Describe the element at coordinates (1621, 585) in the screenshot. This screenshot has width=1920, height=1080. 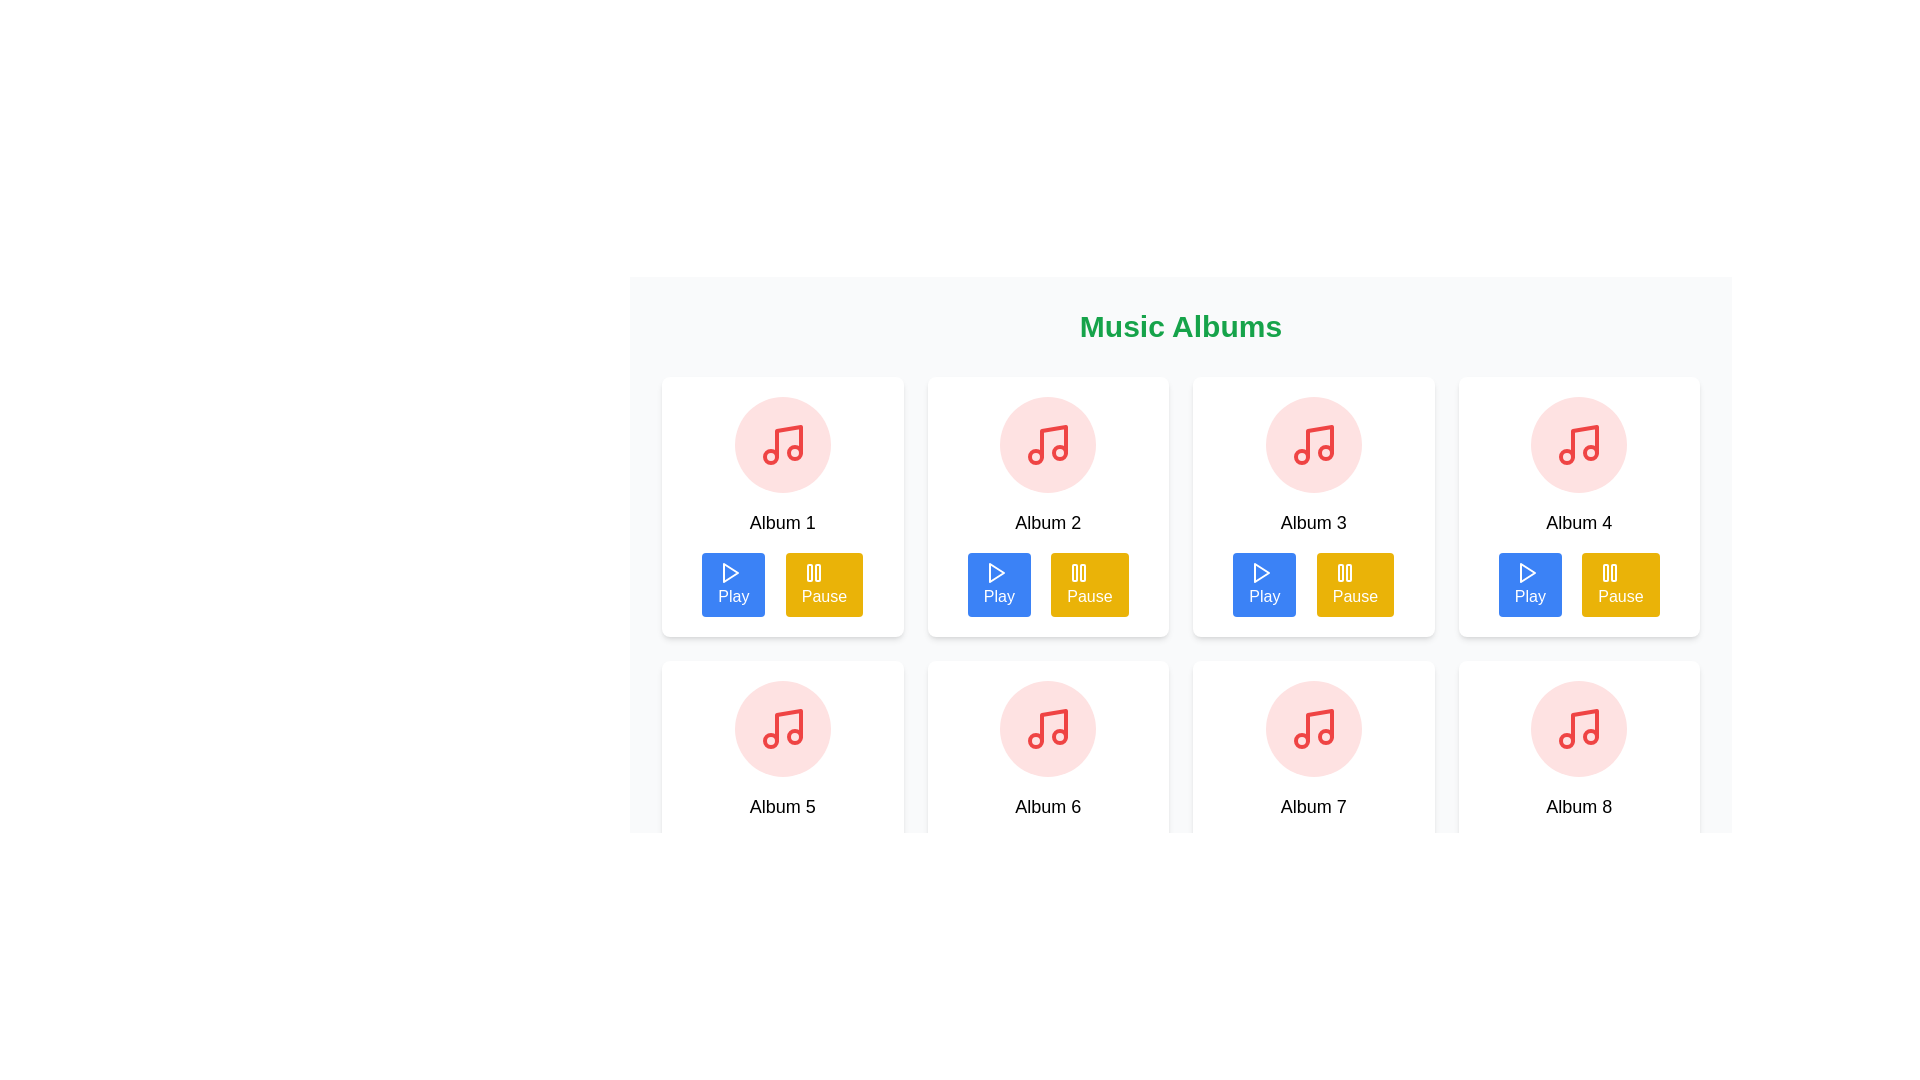
I see `the yellow rectangular 'Pause' button with rounded corners and white text, located beneath album 4 in the music album grid` at that location.